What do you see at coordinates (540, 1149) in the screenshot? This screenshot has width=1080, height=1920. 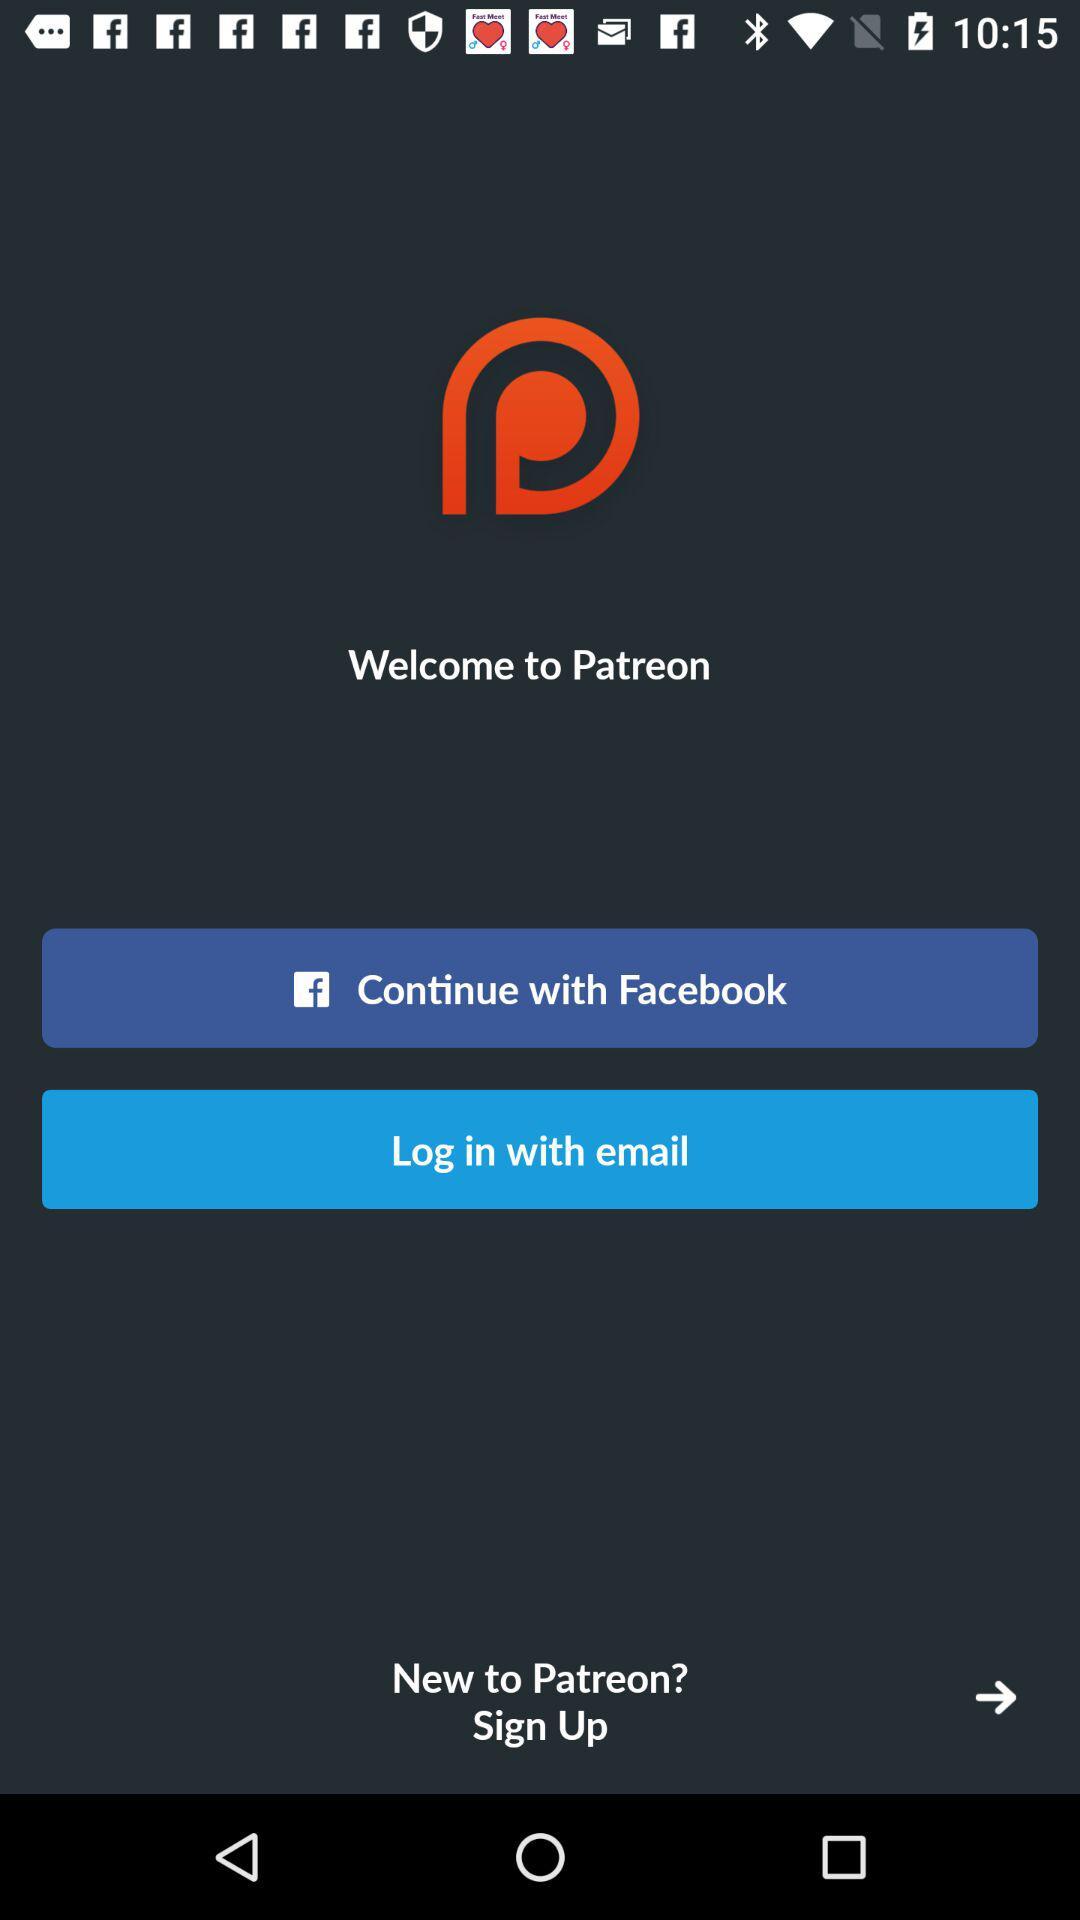 I see `the item above the new to patreon item` at bounding box center [540, 1149].